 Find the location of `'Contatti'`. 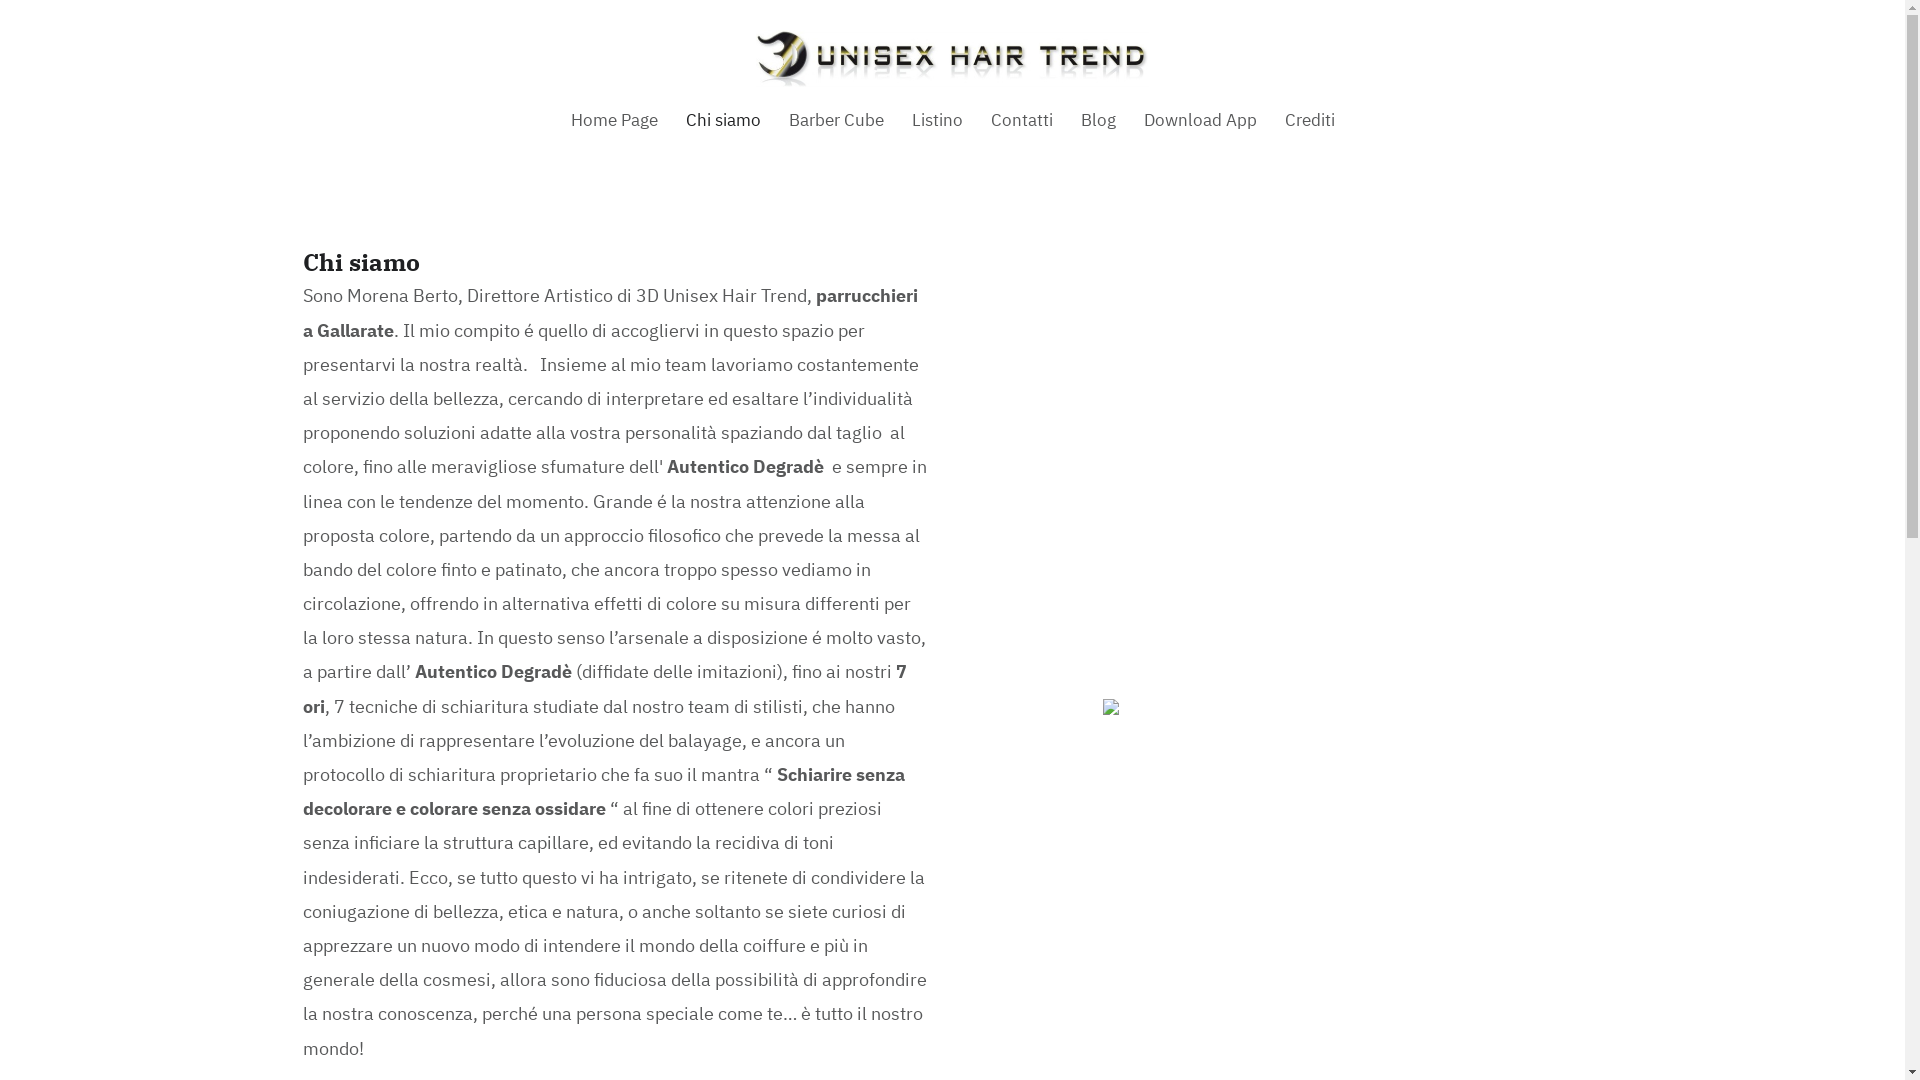

'Contatti' is located at coordinates (1021, 120).